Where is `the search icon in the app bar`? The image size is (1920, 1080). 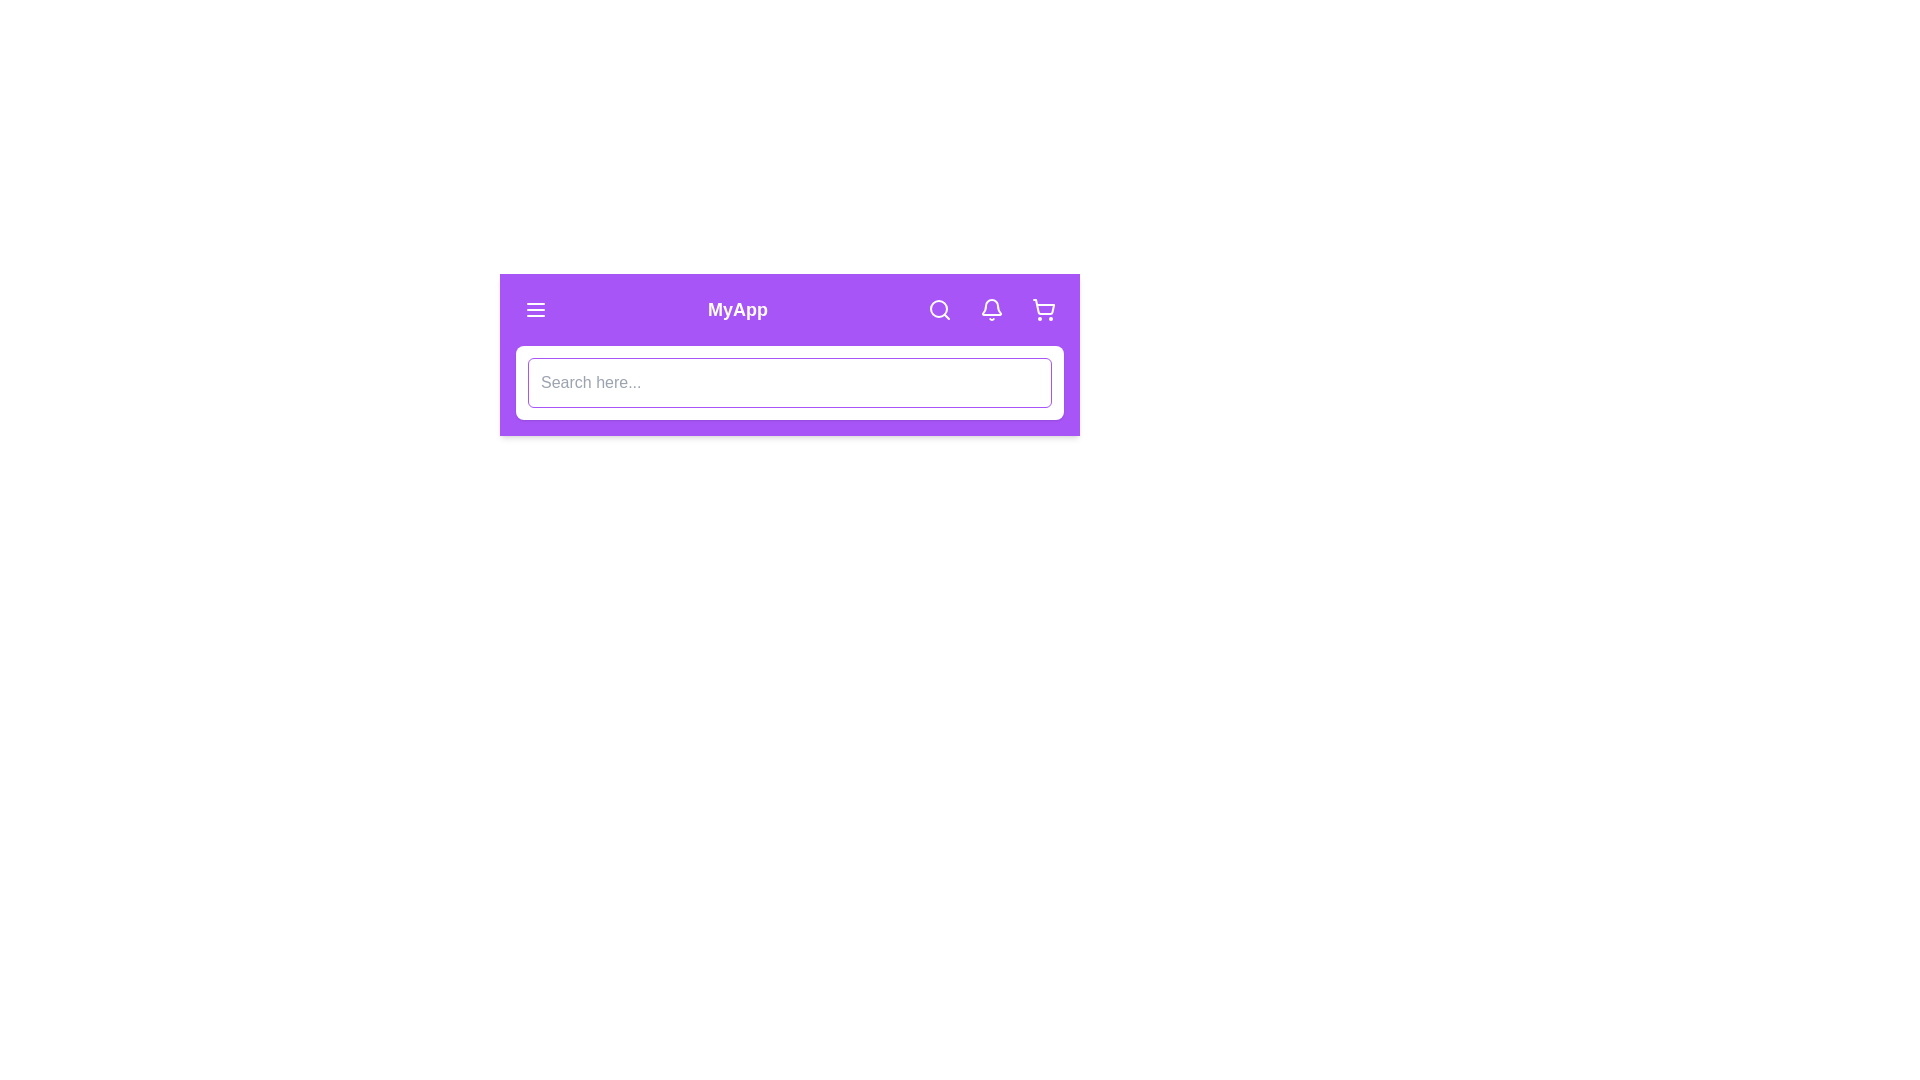
the search icon in the app bar is located at coordinates (939, 309).